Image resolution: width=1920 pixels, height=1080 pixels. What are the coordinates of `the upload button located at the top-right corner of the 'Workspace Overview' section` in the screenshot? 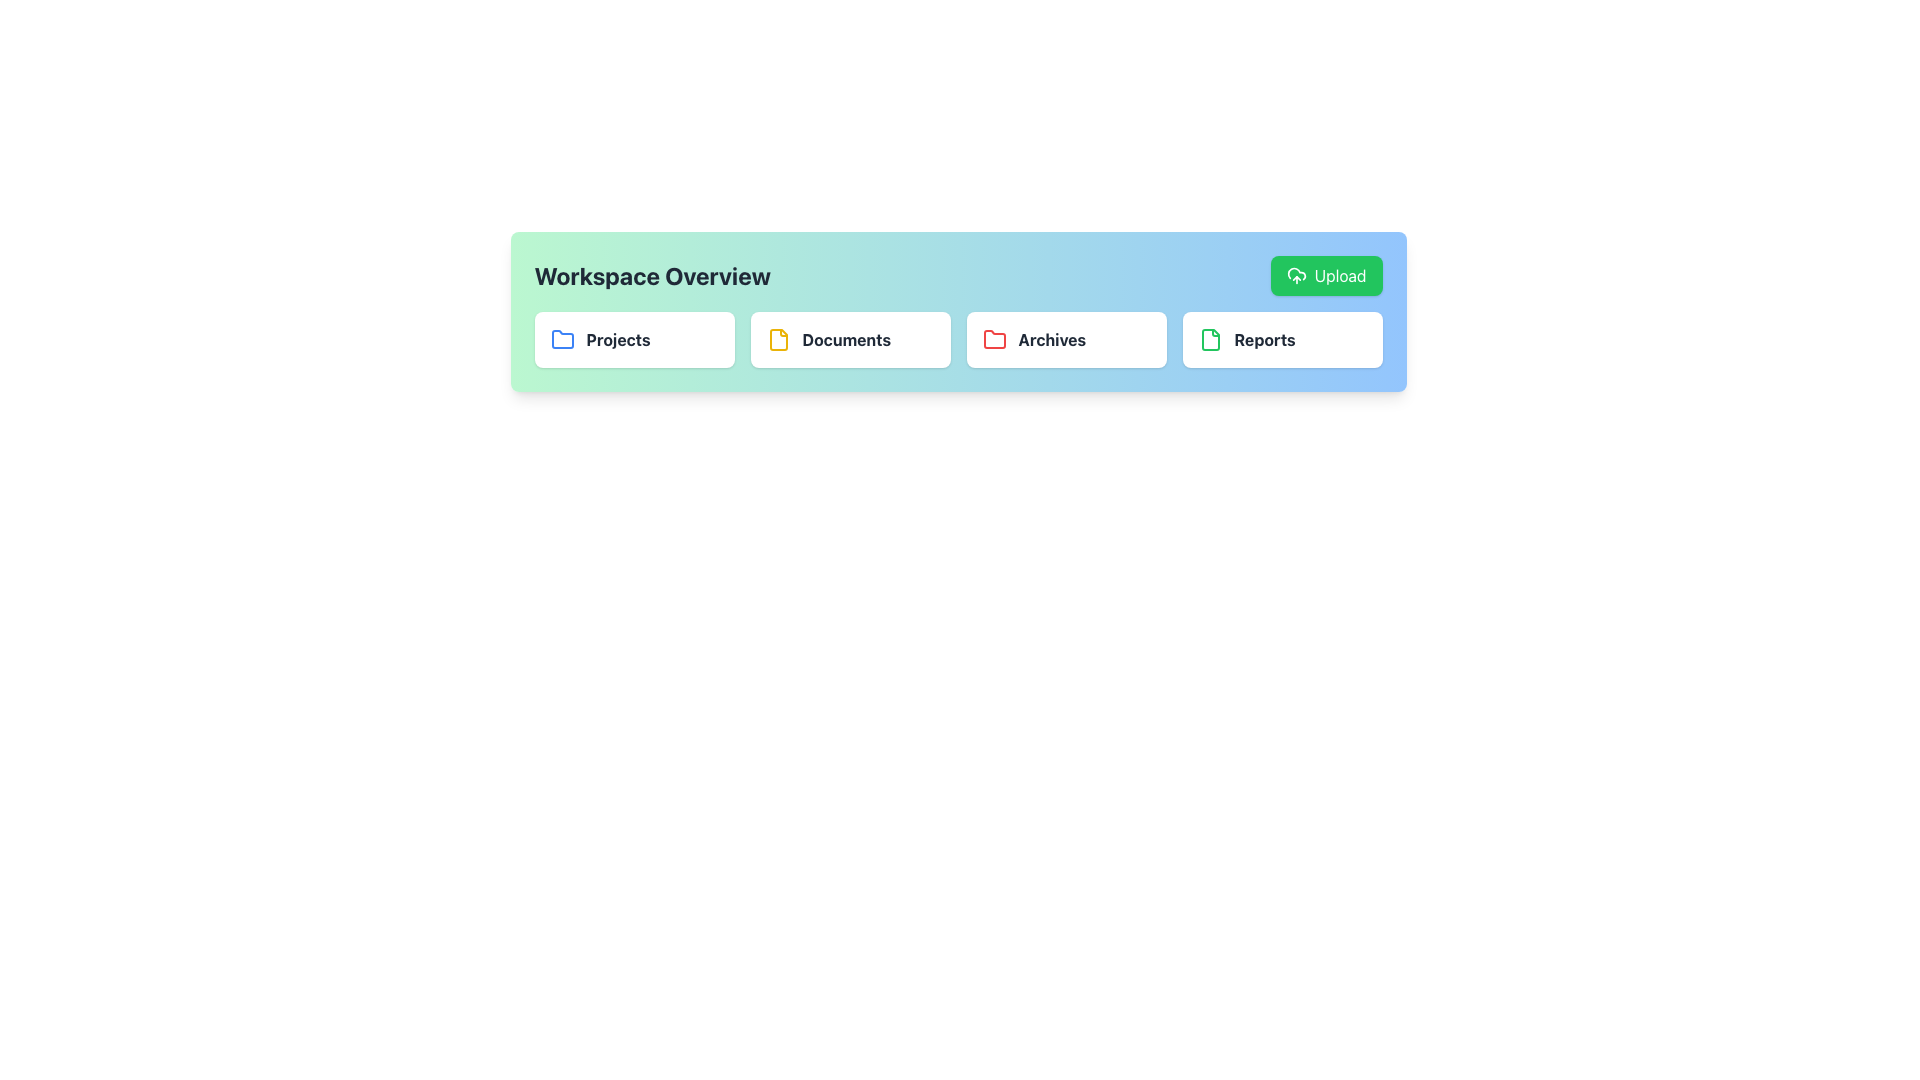 It's located at (1326, 276).